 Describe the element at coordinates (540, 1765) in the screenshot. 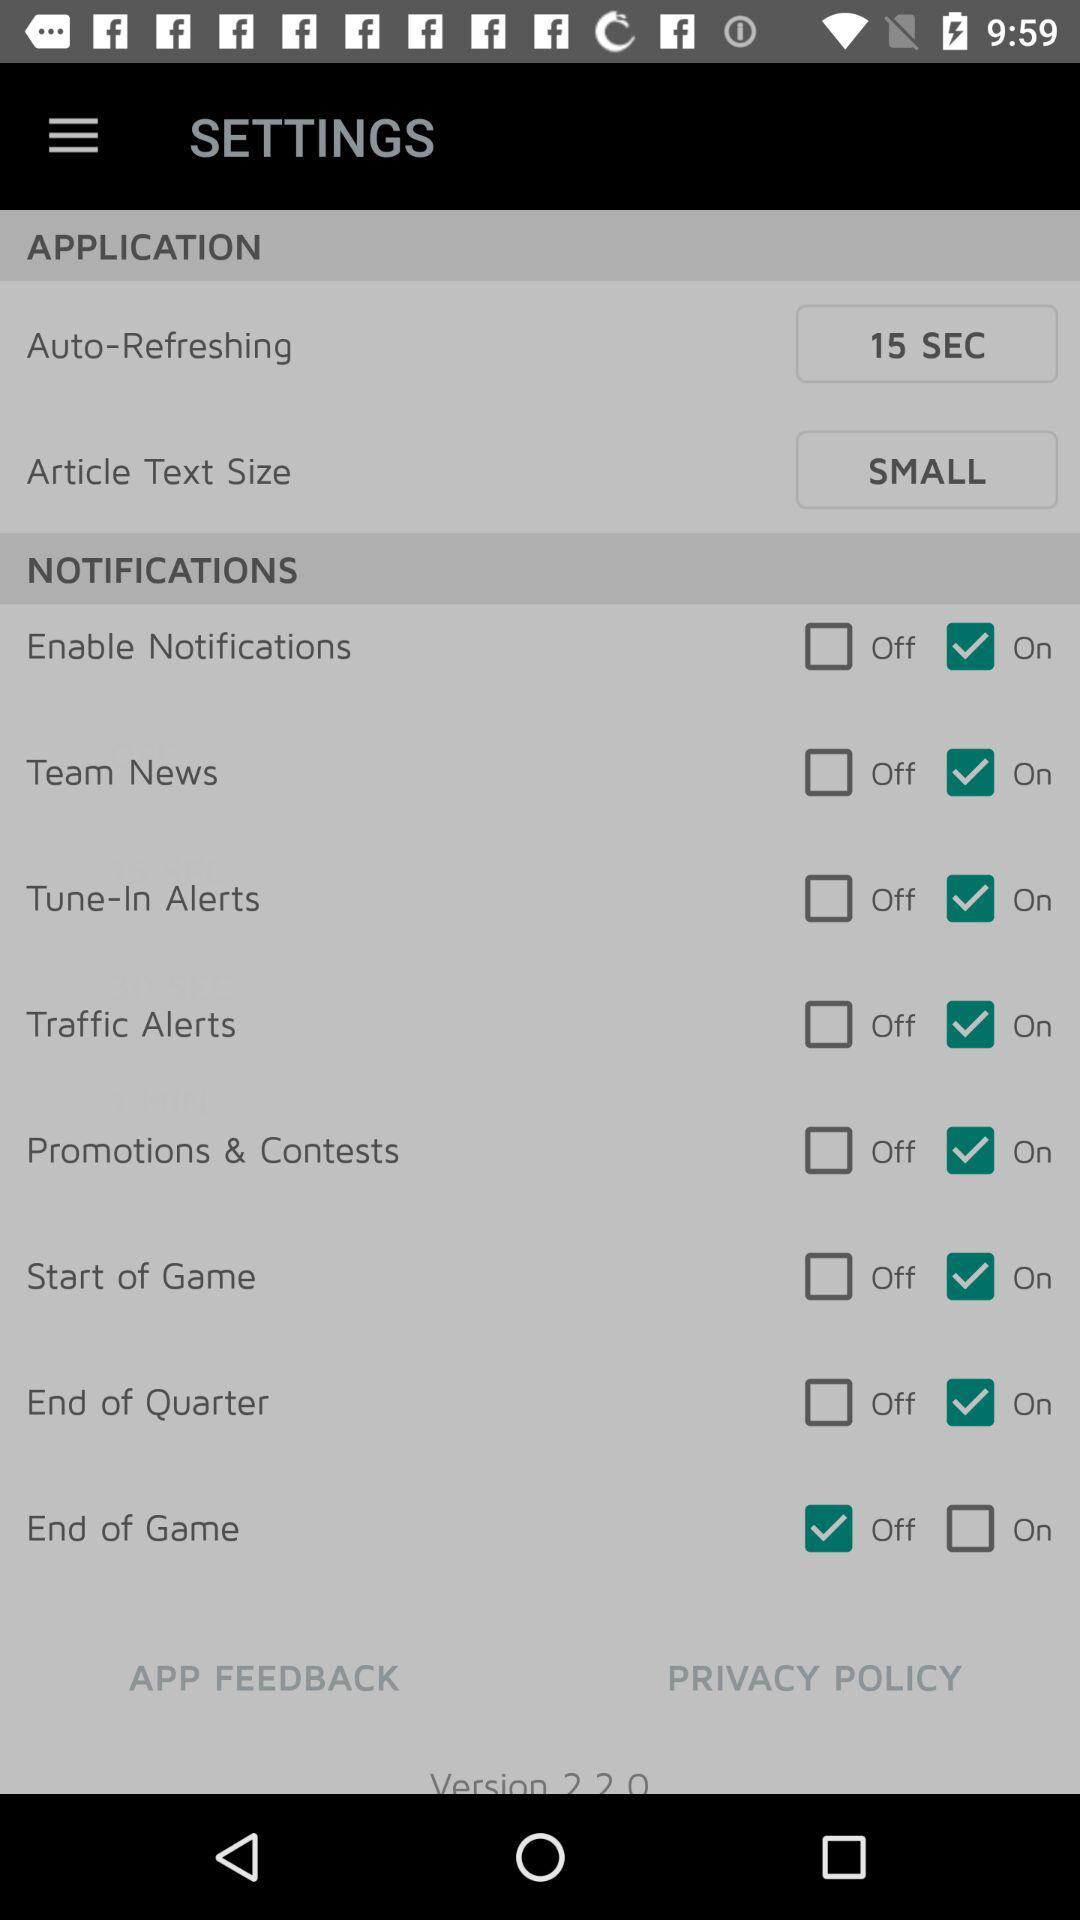

I see `the item below app feedback item` at that location.